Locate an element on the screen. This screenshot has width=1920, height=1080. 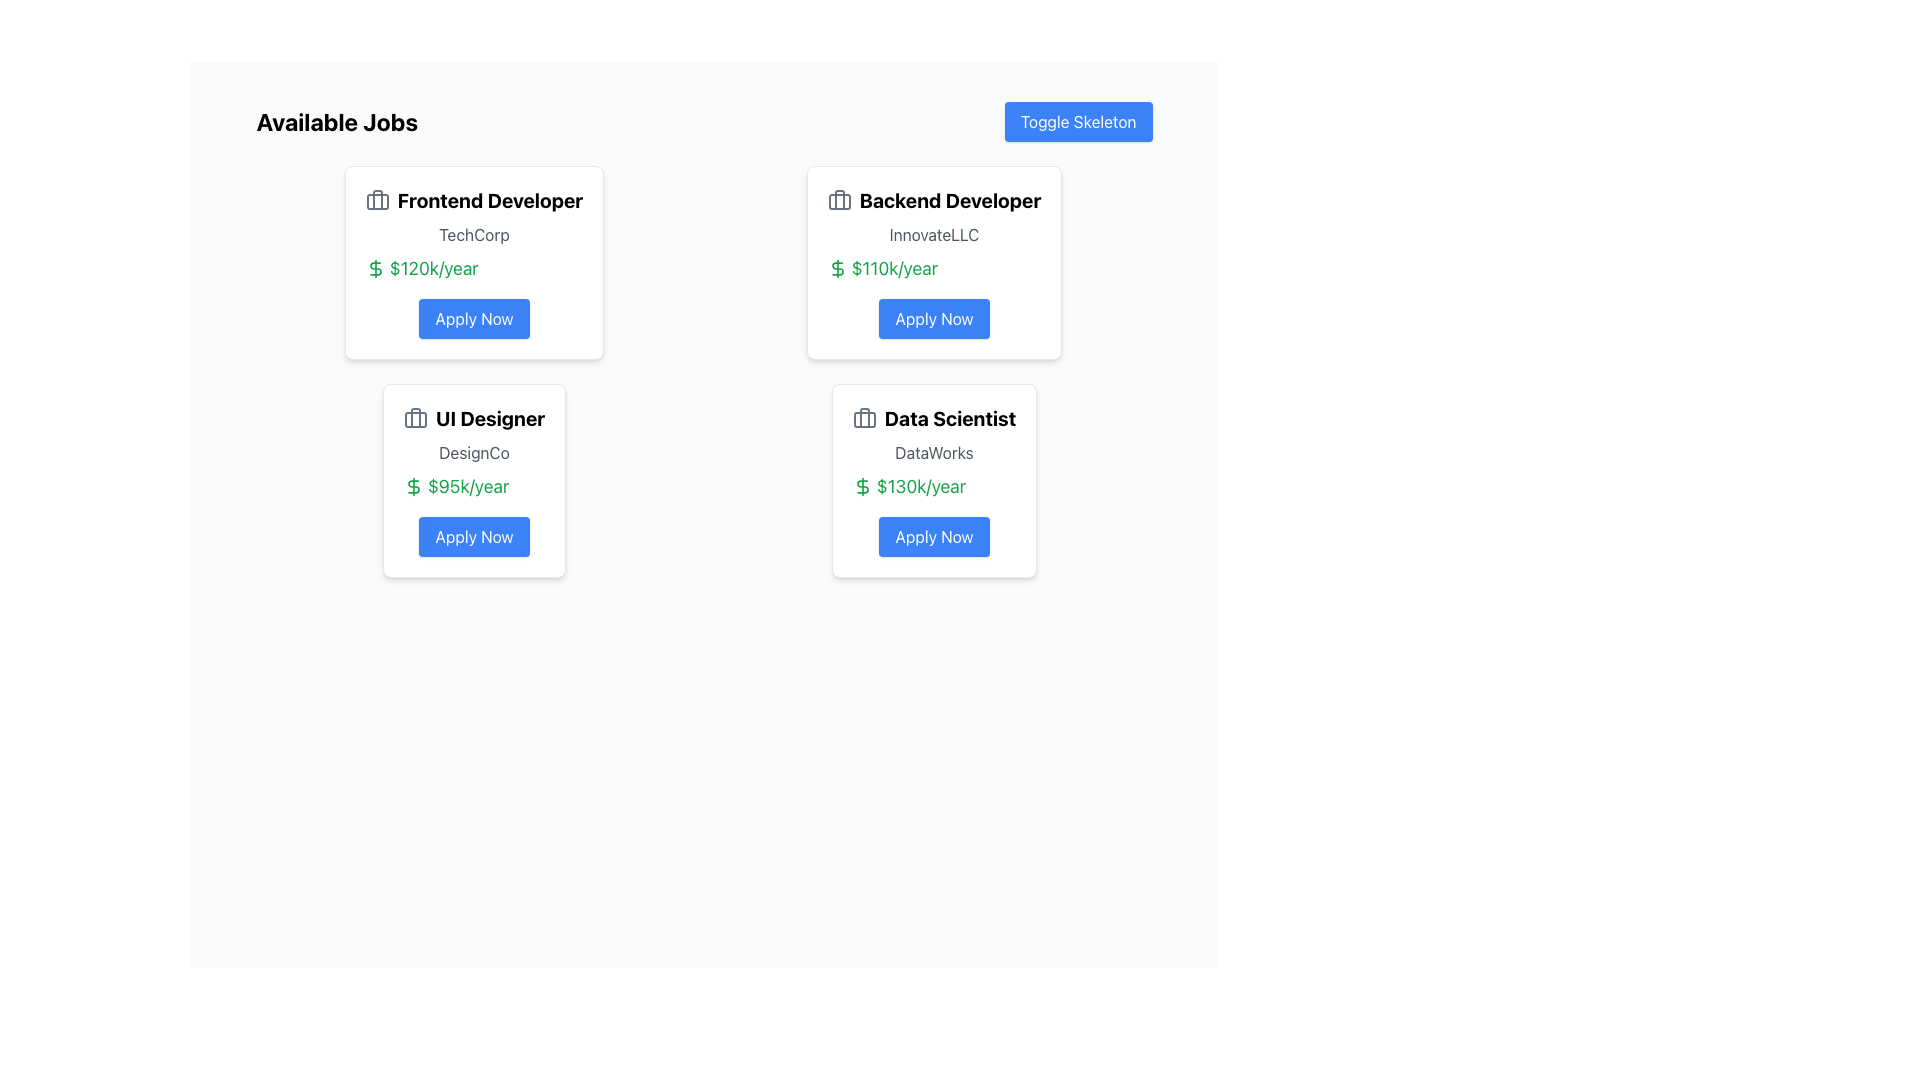
the text label displaying the company name 'InnovateLLC' located below the job title 'Backend Developer' and above the salary information '$110k/year' is located at coordinates (933, 234).